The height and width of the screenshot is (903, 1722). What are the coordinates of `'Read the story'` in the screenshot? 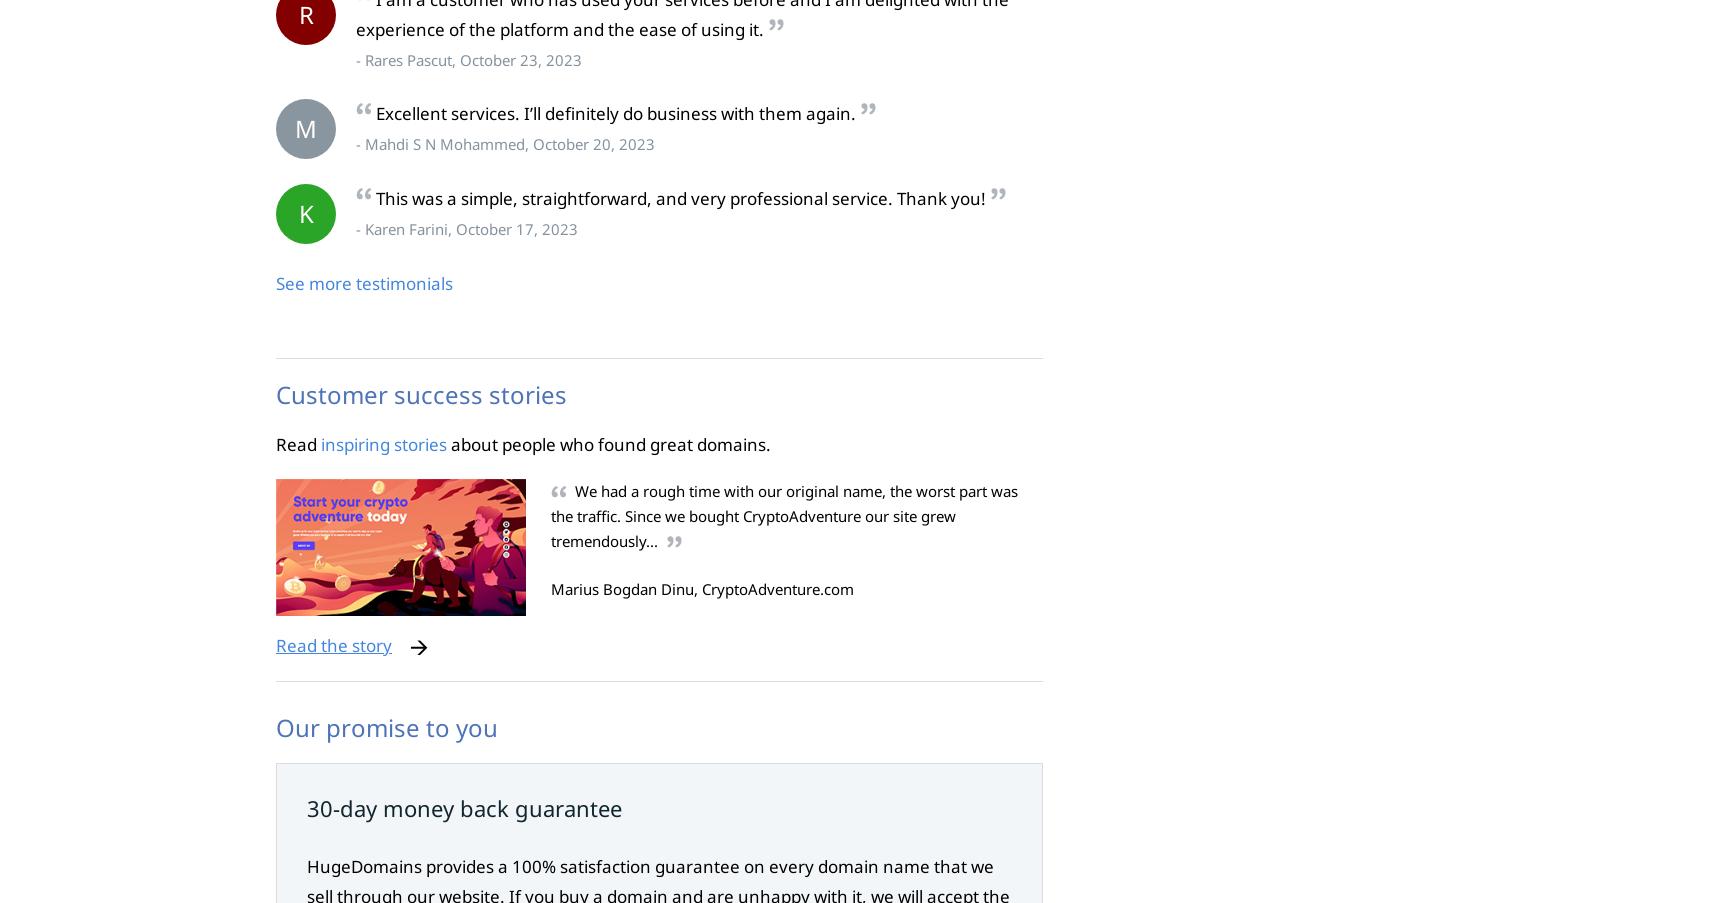 It's located at (276, 644).